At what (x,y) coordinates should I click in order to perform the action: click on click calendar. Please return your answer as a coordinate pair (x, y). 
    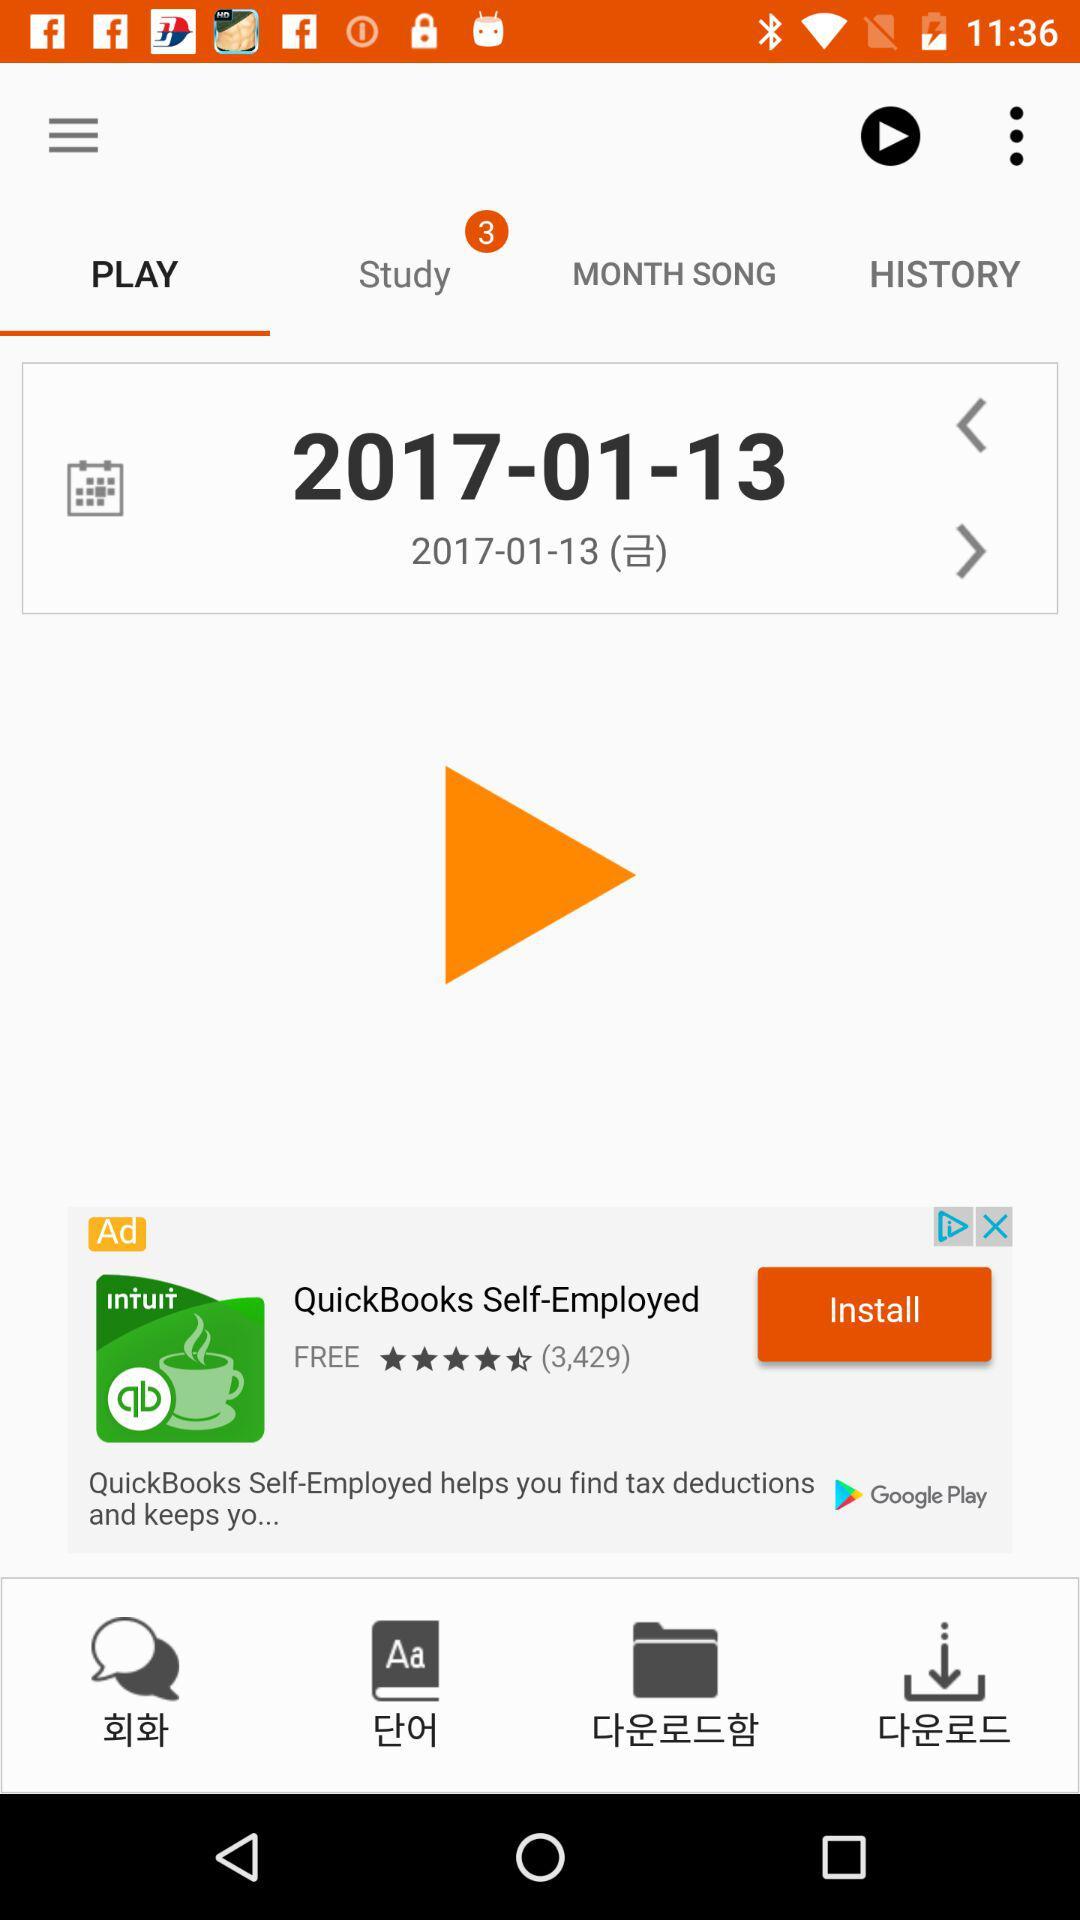
    Looking at the image, I should click on (95, 488).